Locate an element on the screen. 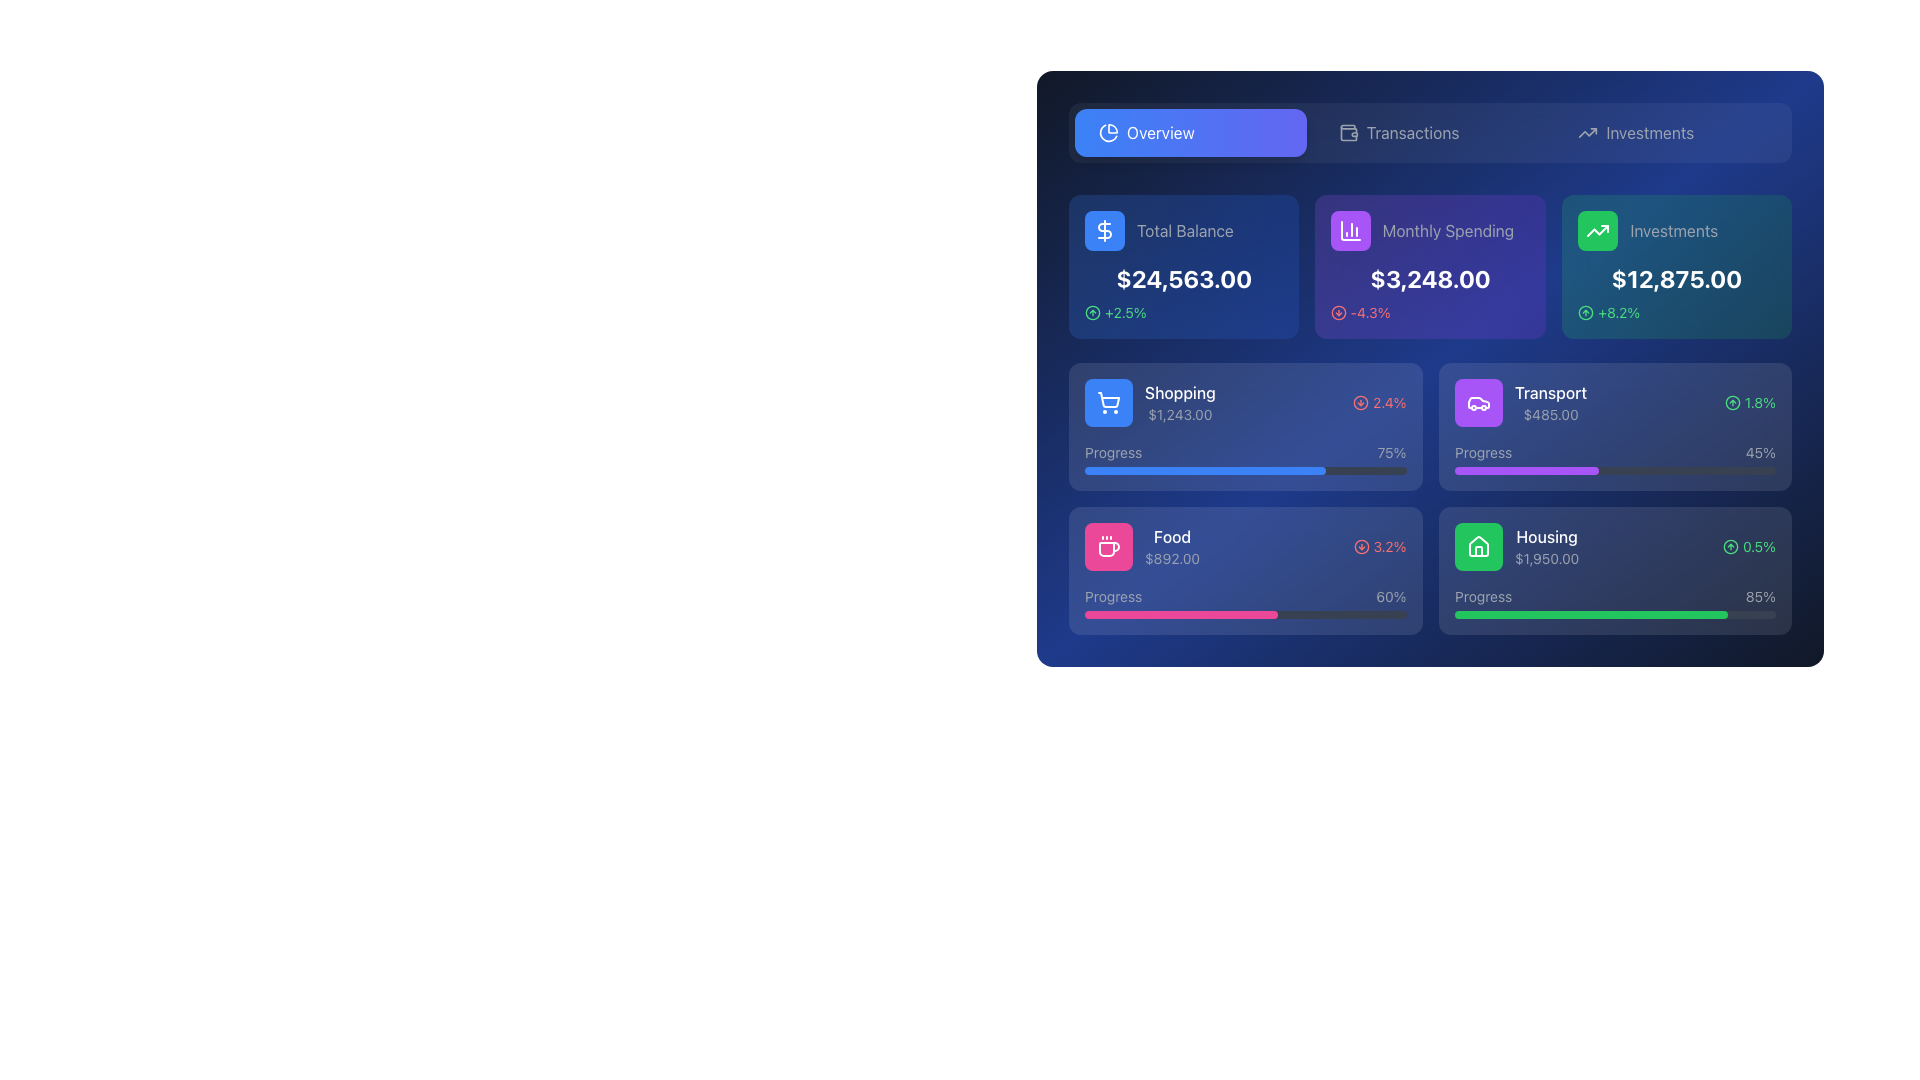 Image resolution: width=1920 pixels, height=1080 pixels. the 'Shopping' button located in the upper half of the dashboard interface, adjacent to the text elements 'Shopping' and '$1,243.00' is located at coordinates (1107, 402).